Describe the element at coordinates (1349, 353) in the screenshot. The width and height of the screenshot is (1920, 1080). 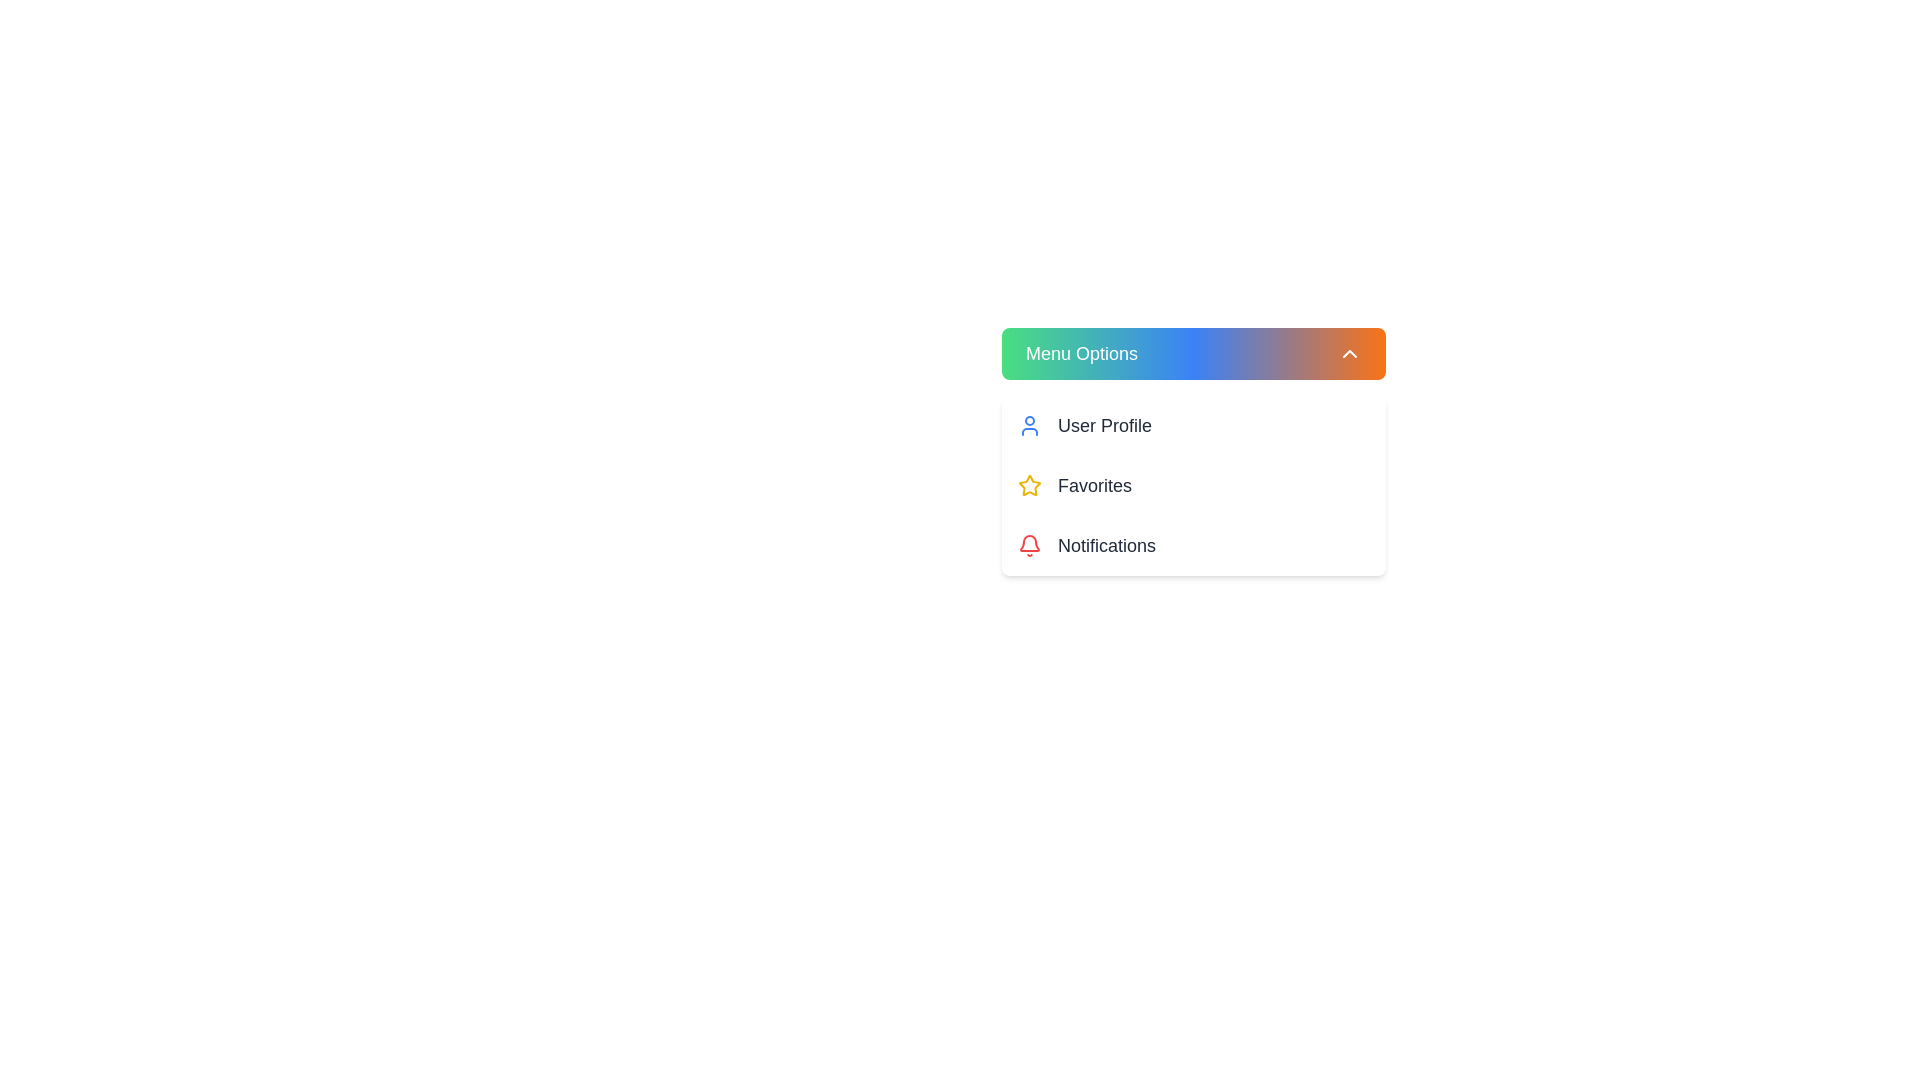
I see `the chevron upwards icon located at the far right of the 'Menu Options' button` at that location.